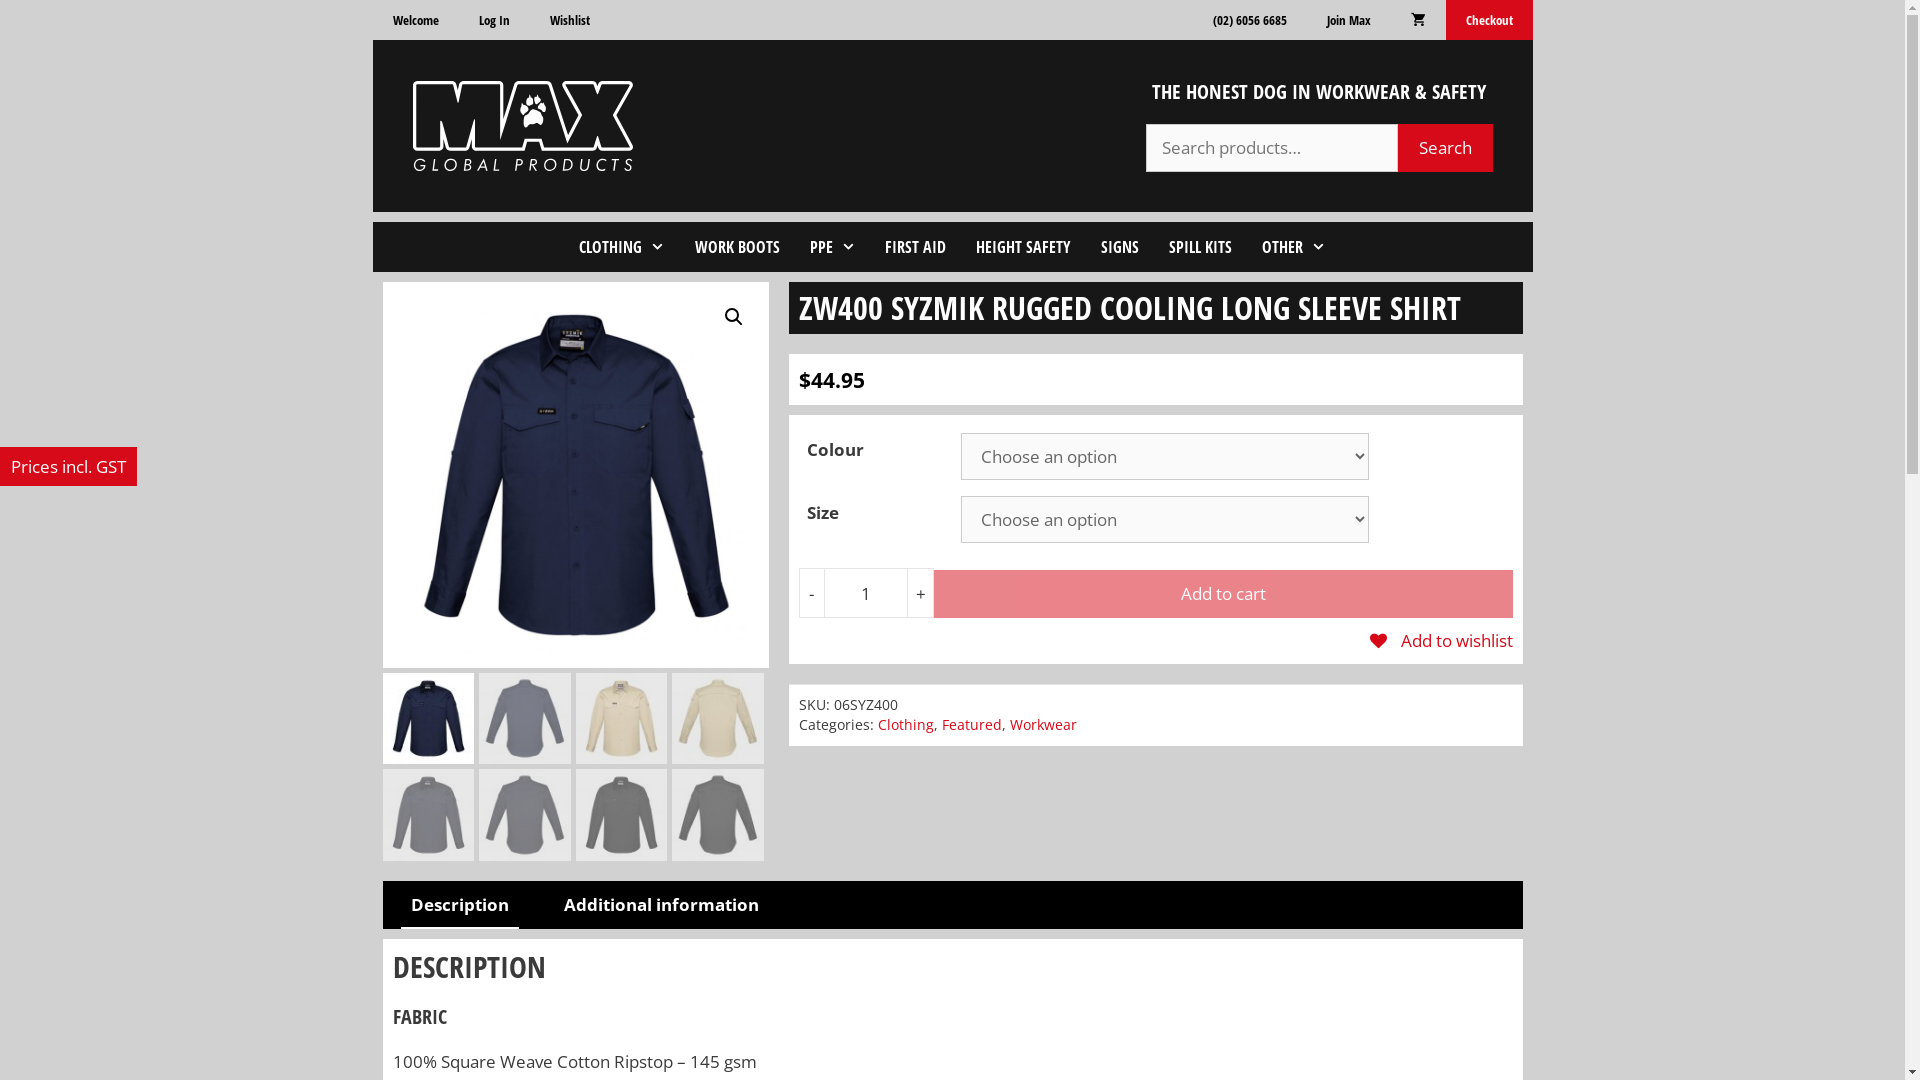  Describe the element at coordinates (1222, 593) in the screenshot. I see `'Add to cart'` at that location.